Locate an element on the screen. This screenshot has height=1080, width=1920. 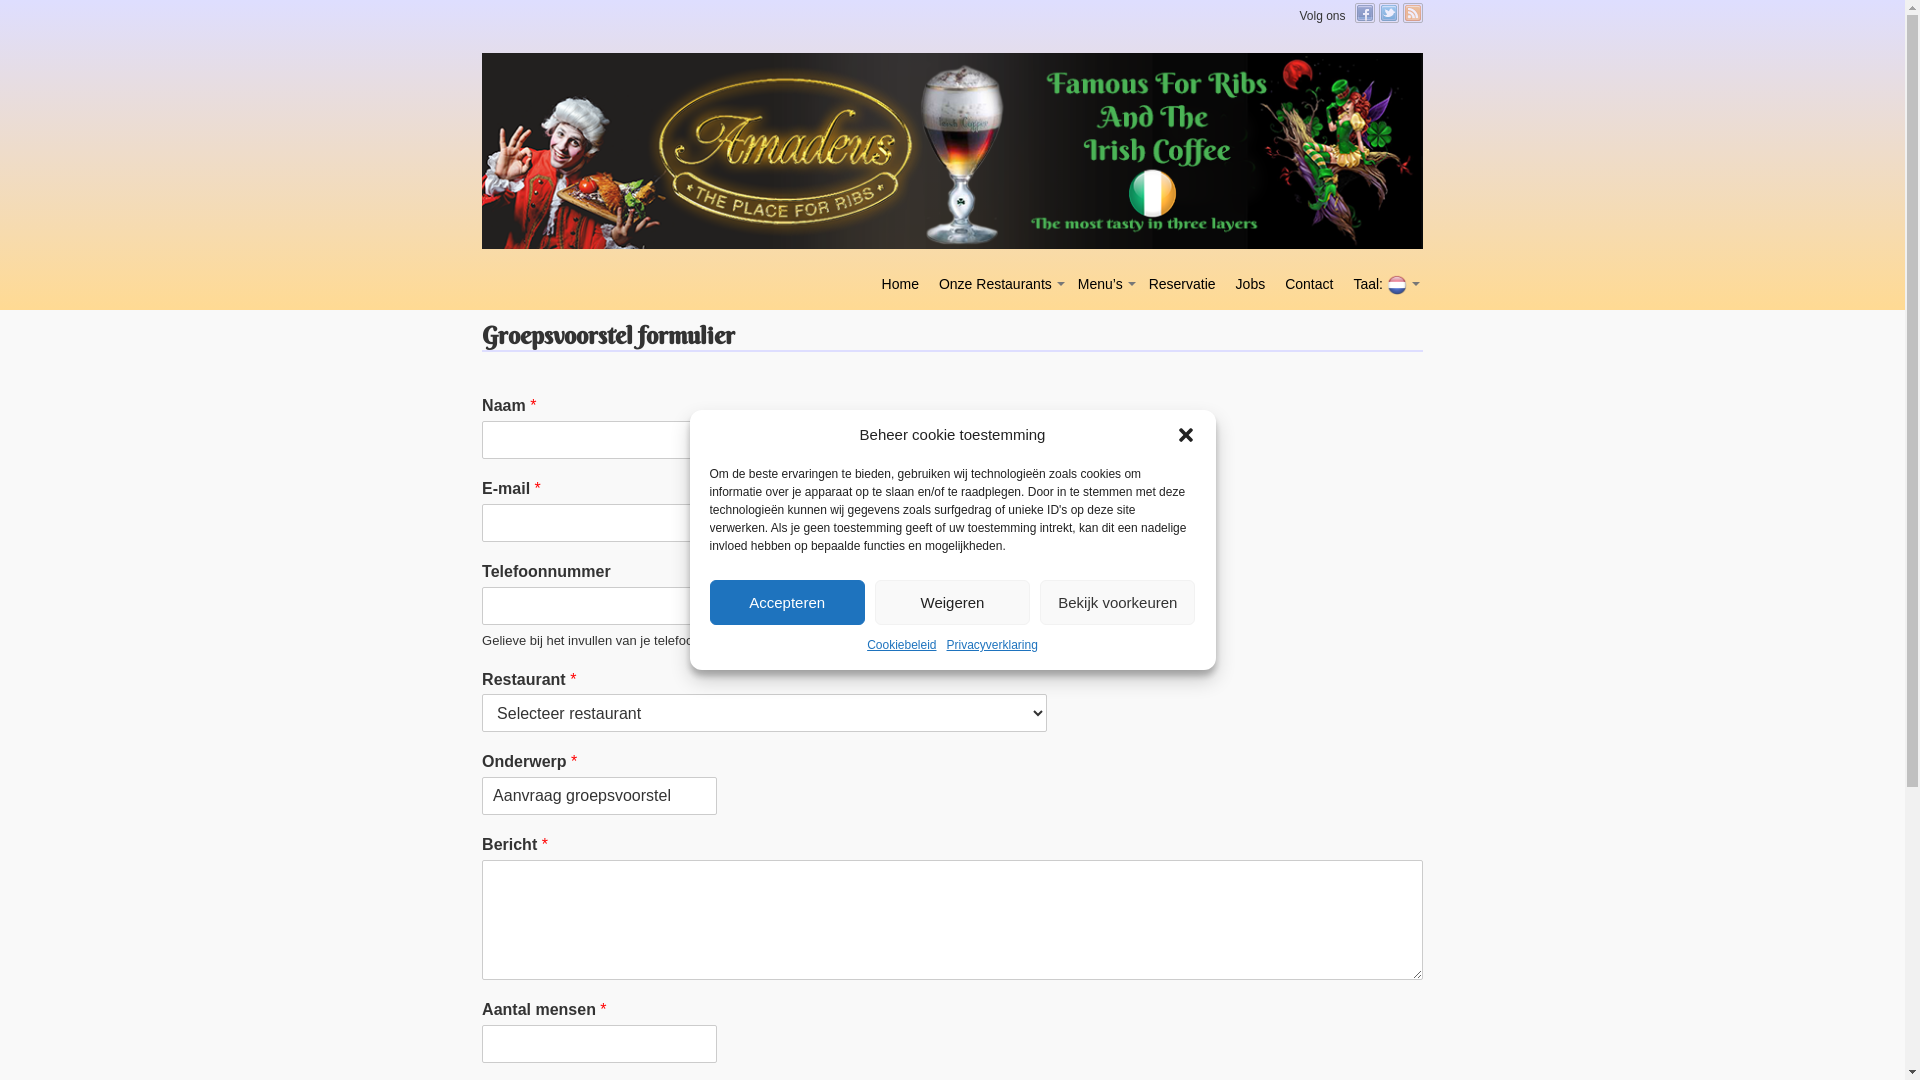
'Jobs' is located at coordinates (1224, 284).